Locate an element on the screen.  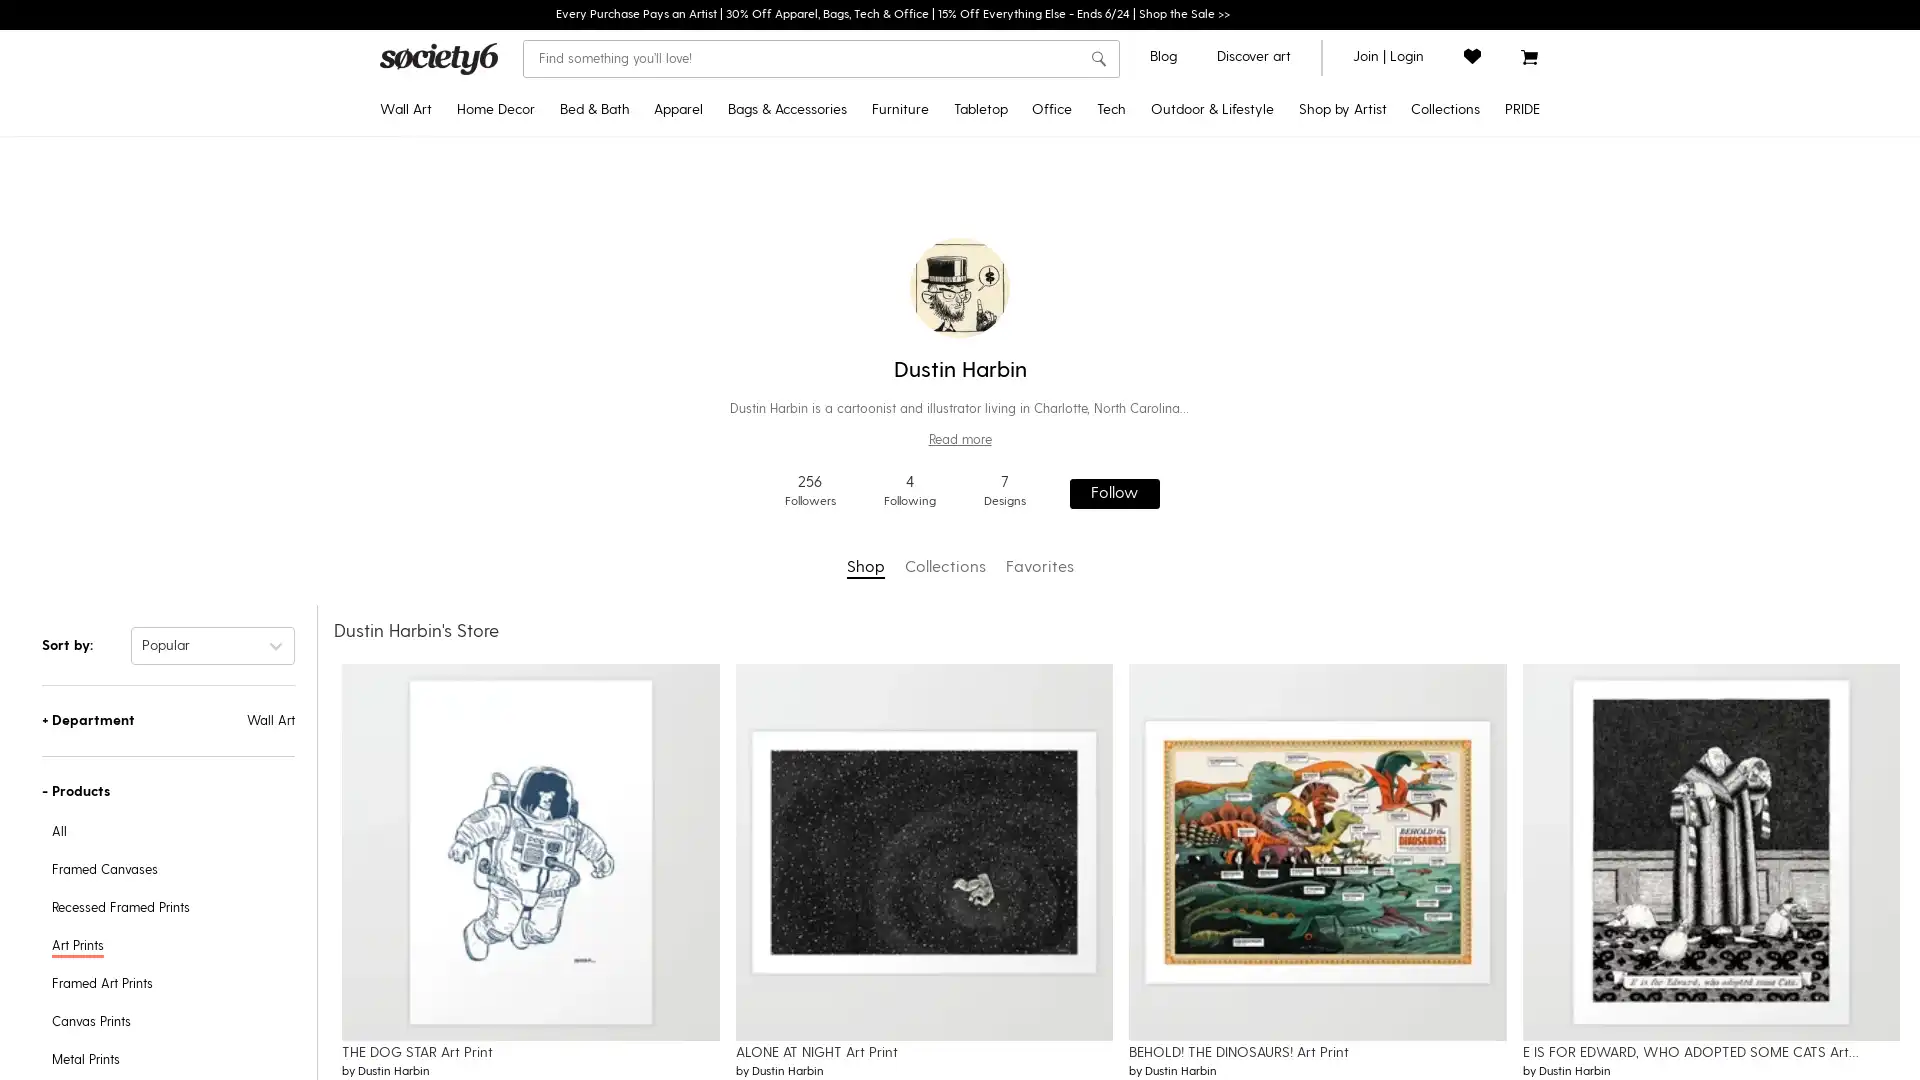
Coffee Tables is located at coordinates (934, 320).